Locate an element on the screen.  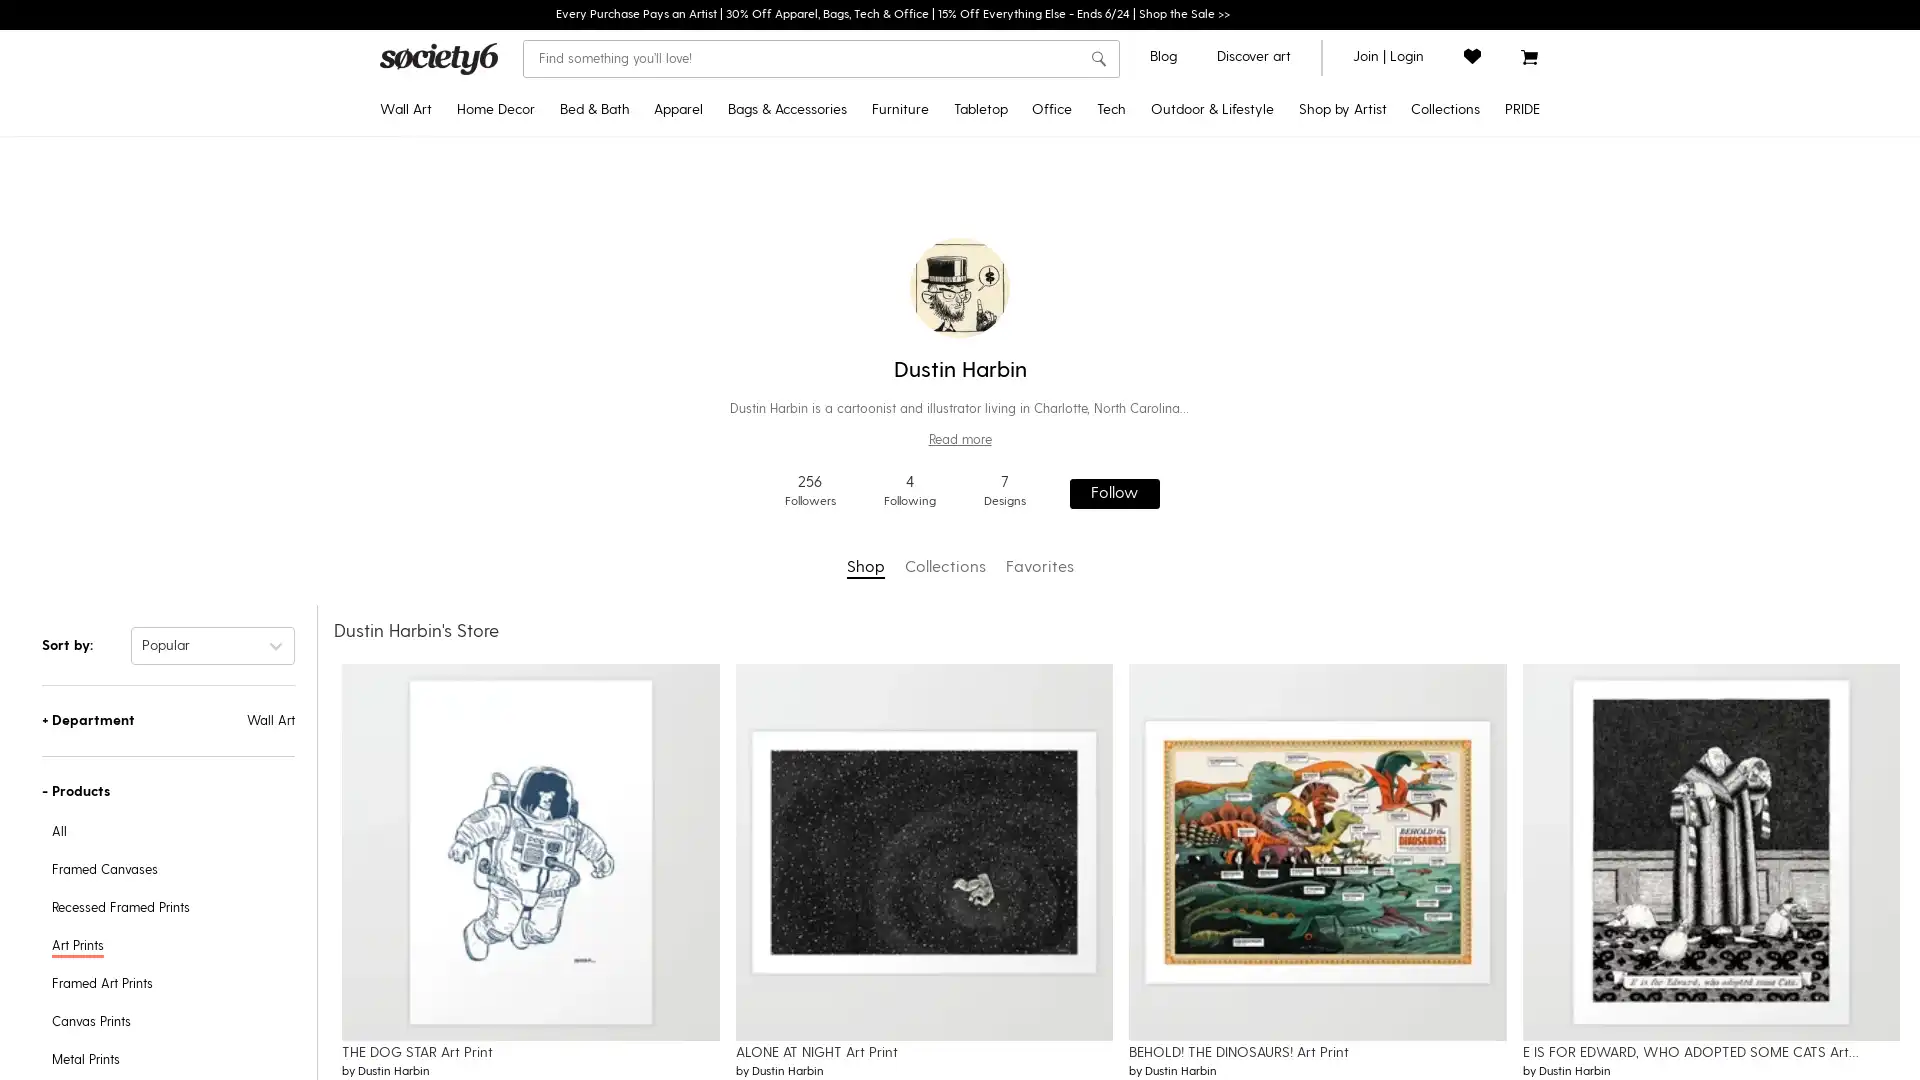
Coffee Tables is located at coordinates (934, 320).